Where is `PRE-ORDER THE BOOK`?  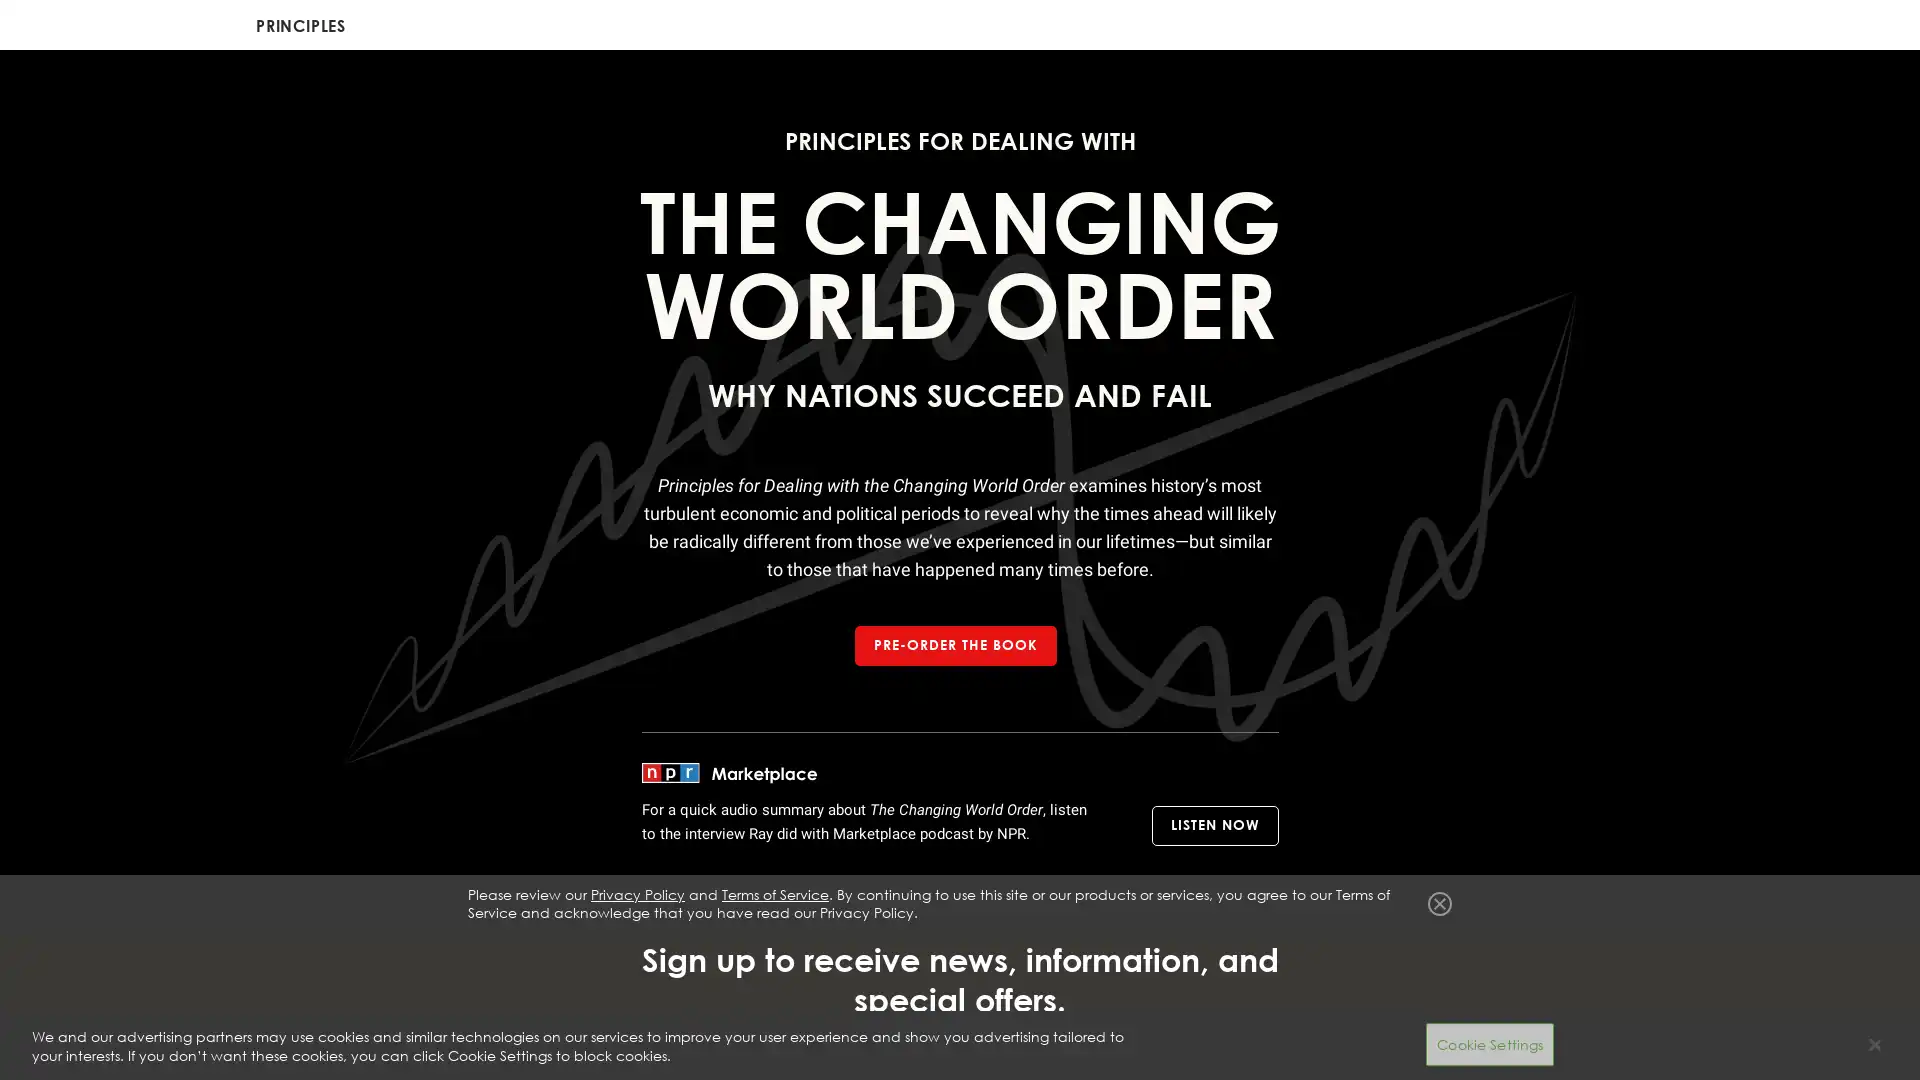 PRE-ORDER THE BOOK is located at coordinates (954, 645).